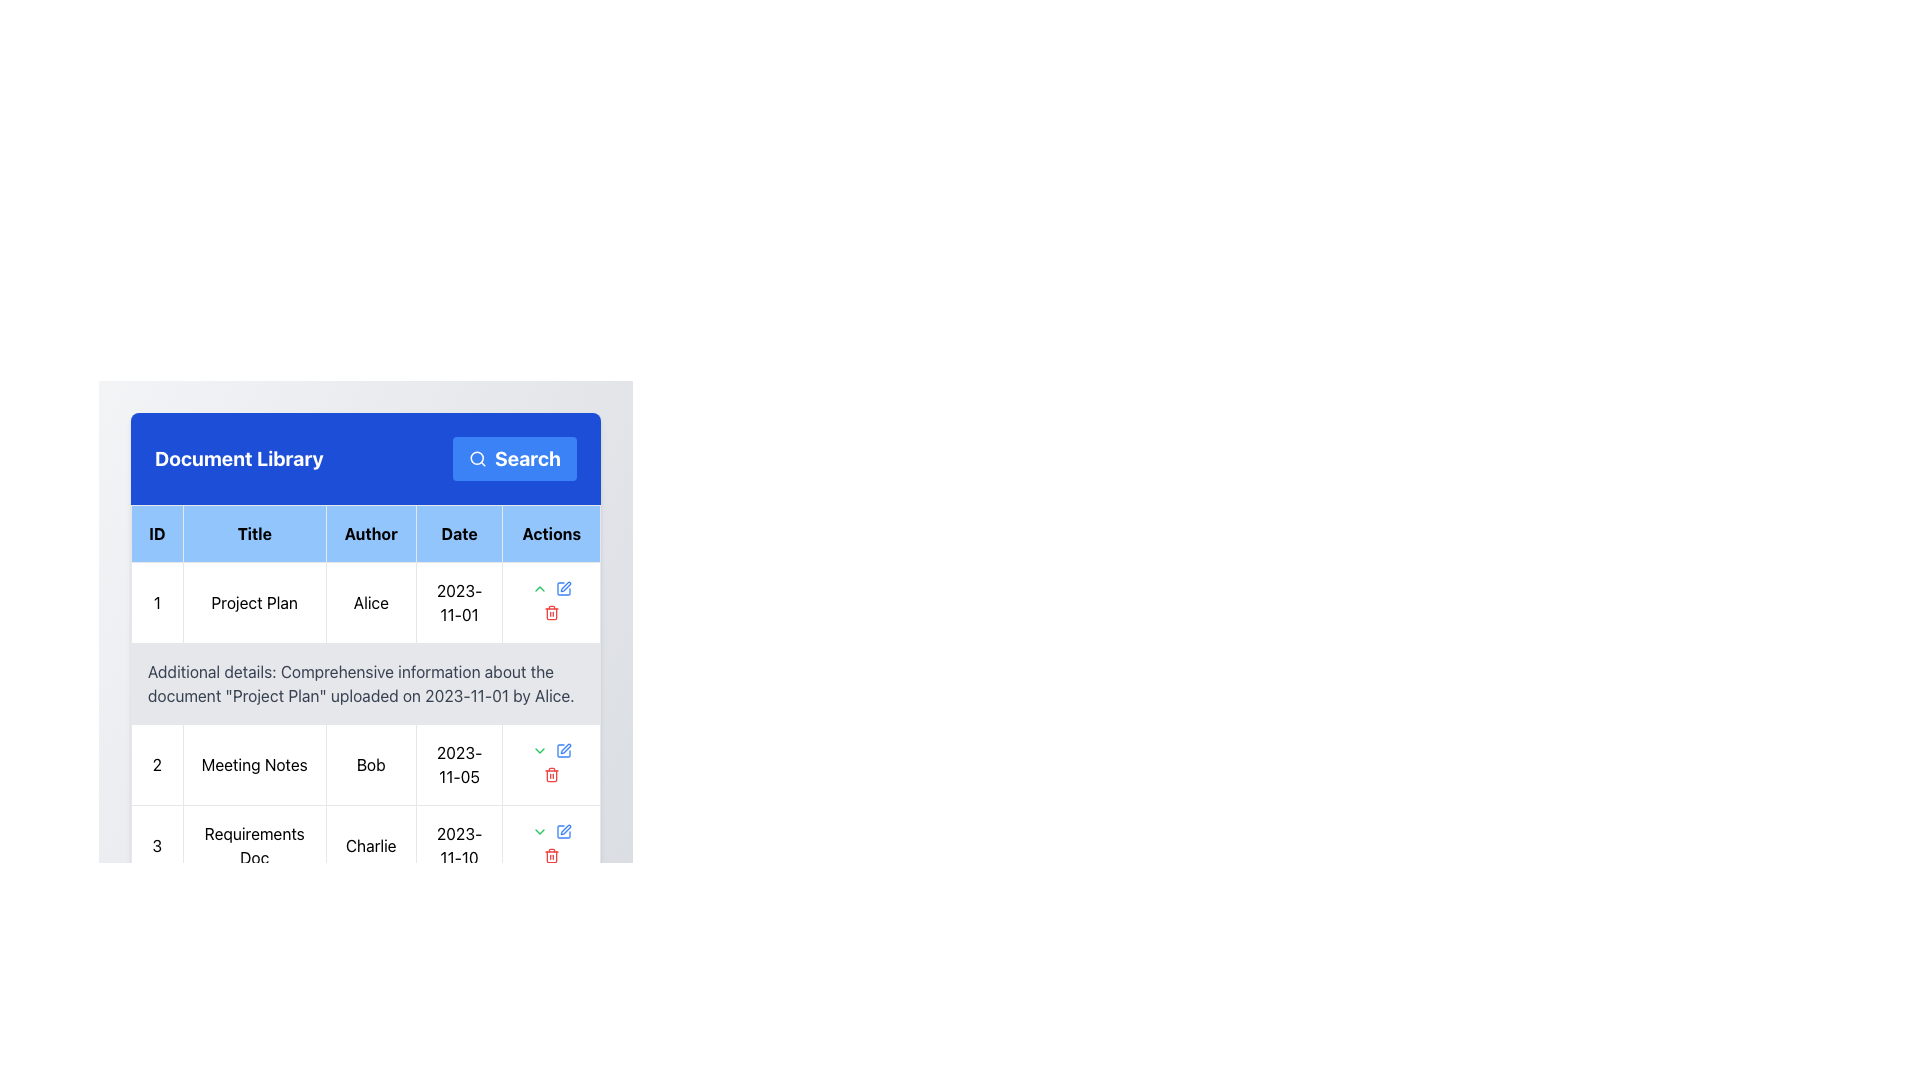 This screenshot has width=1920, height=1080. Describe the element at coordinates (365, 682) in the screenshot. I see `contextual information displayed in the text block located directly below the first row of the document table related to the 'Project Plan'` at that location.